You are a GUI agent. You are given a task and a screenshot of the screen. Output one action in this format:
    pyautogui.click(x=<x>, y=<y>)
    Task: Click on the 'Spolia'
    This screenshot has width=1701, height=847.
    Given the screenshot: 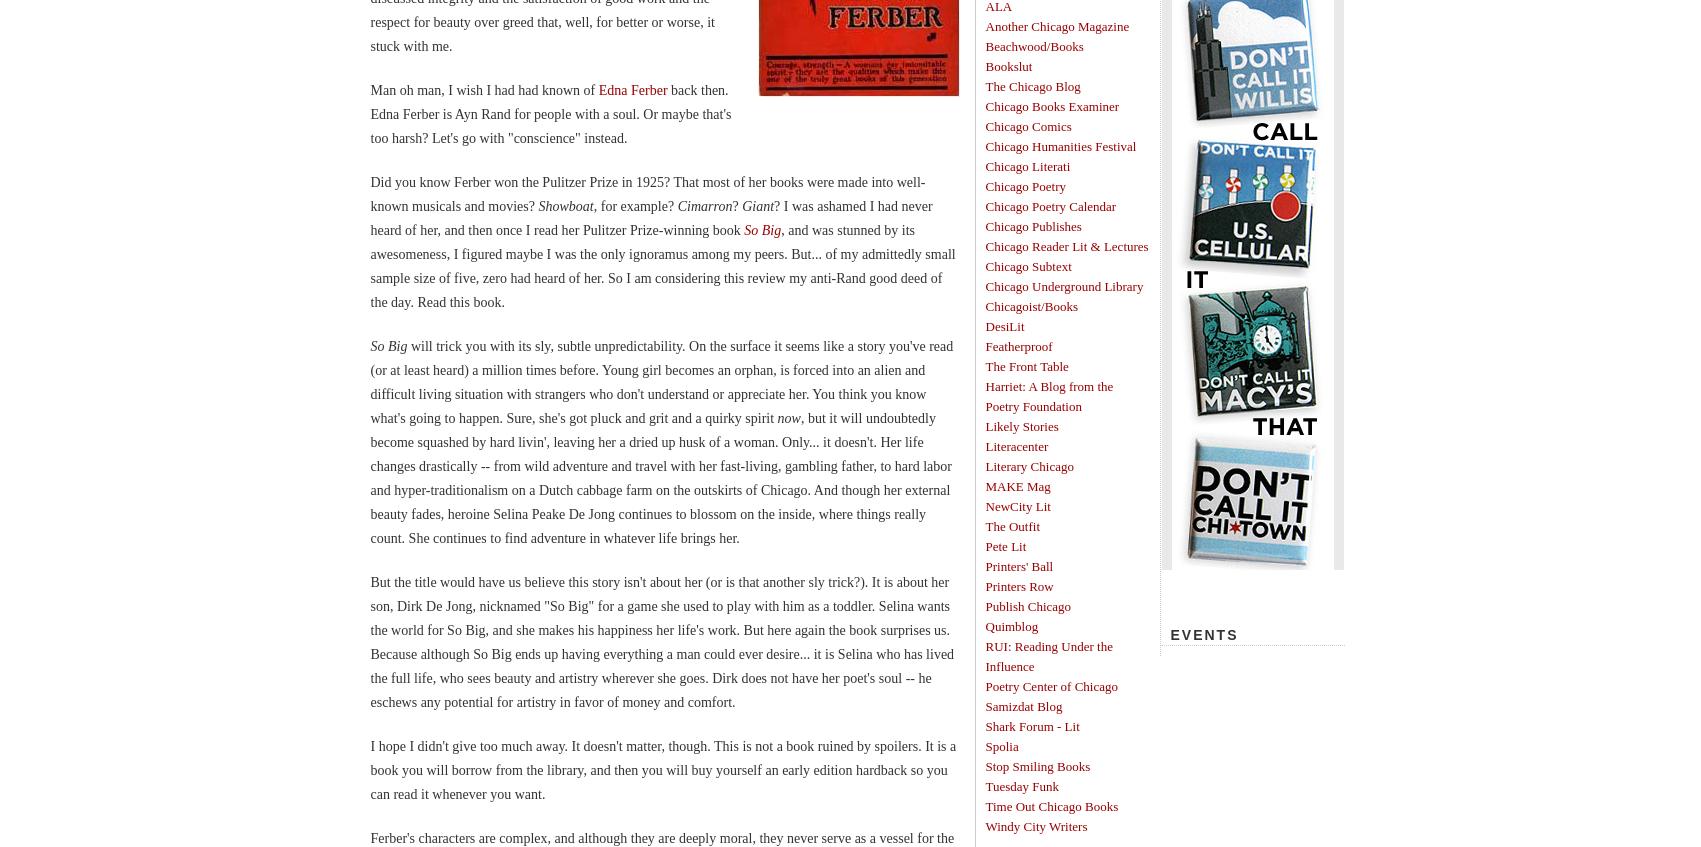 What is the action you would take?
    pyautogui.click(x=1001, y=745)
    